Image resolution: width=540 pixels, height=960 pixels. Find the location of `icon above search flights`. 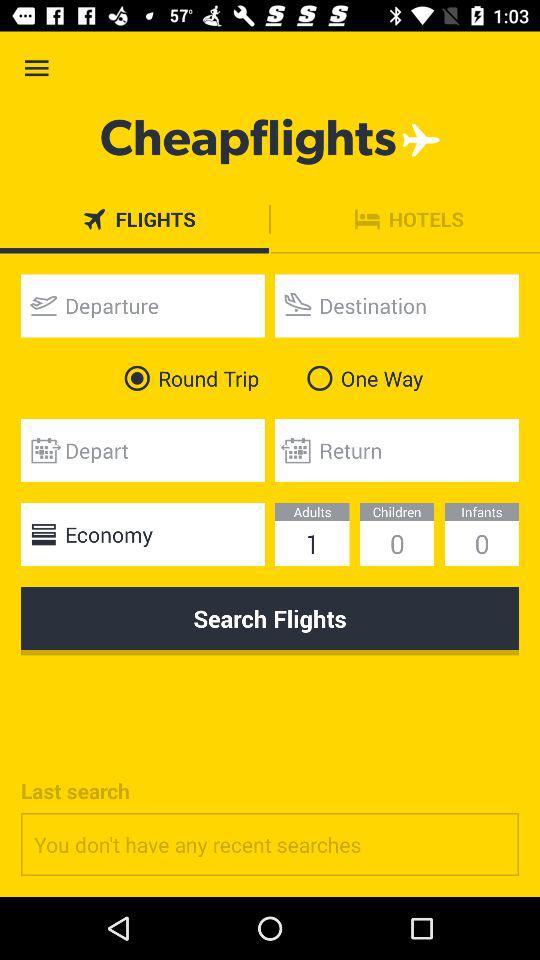

icon above search flights is located at coordinates (141, 533).